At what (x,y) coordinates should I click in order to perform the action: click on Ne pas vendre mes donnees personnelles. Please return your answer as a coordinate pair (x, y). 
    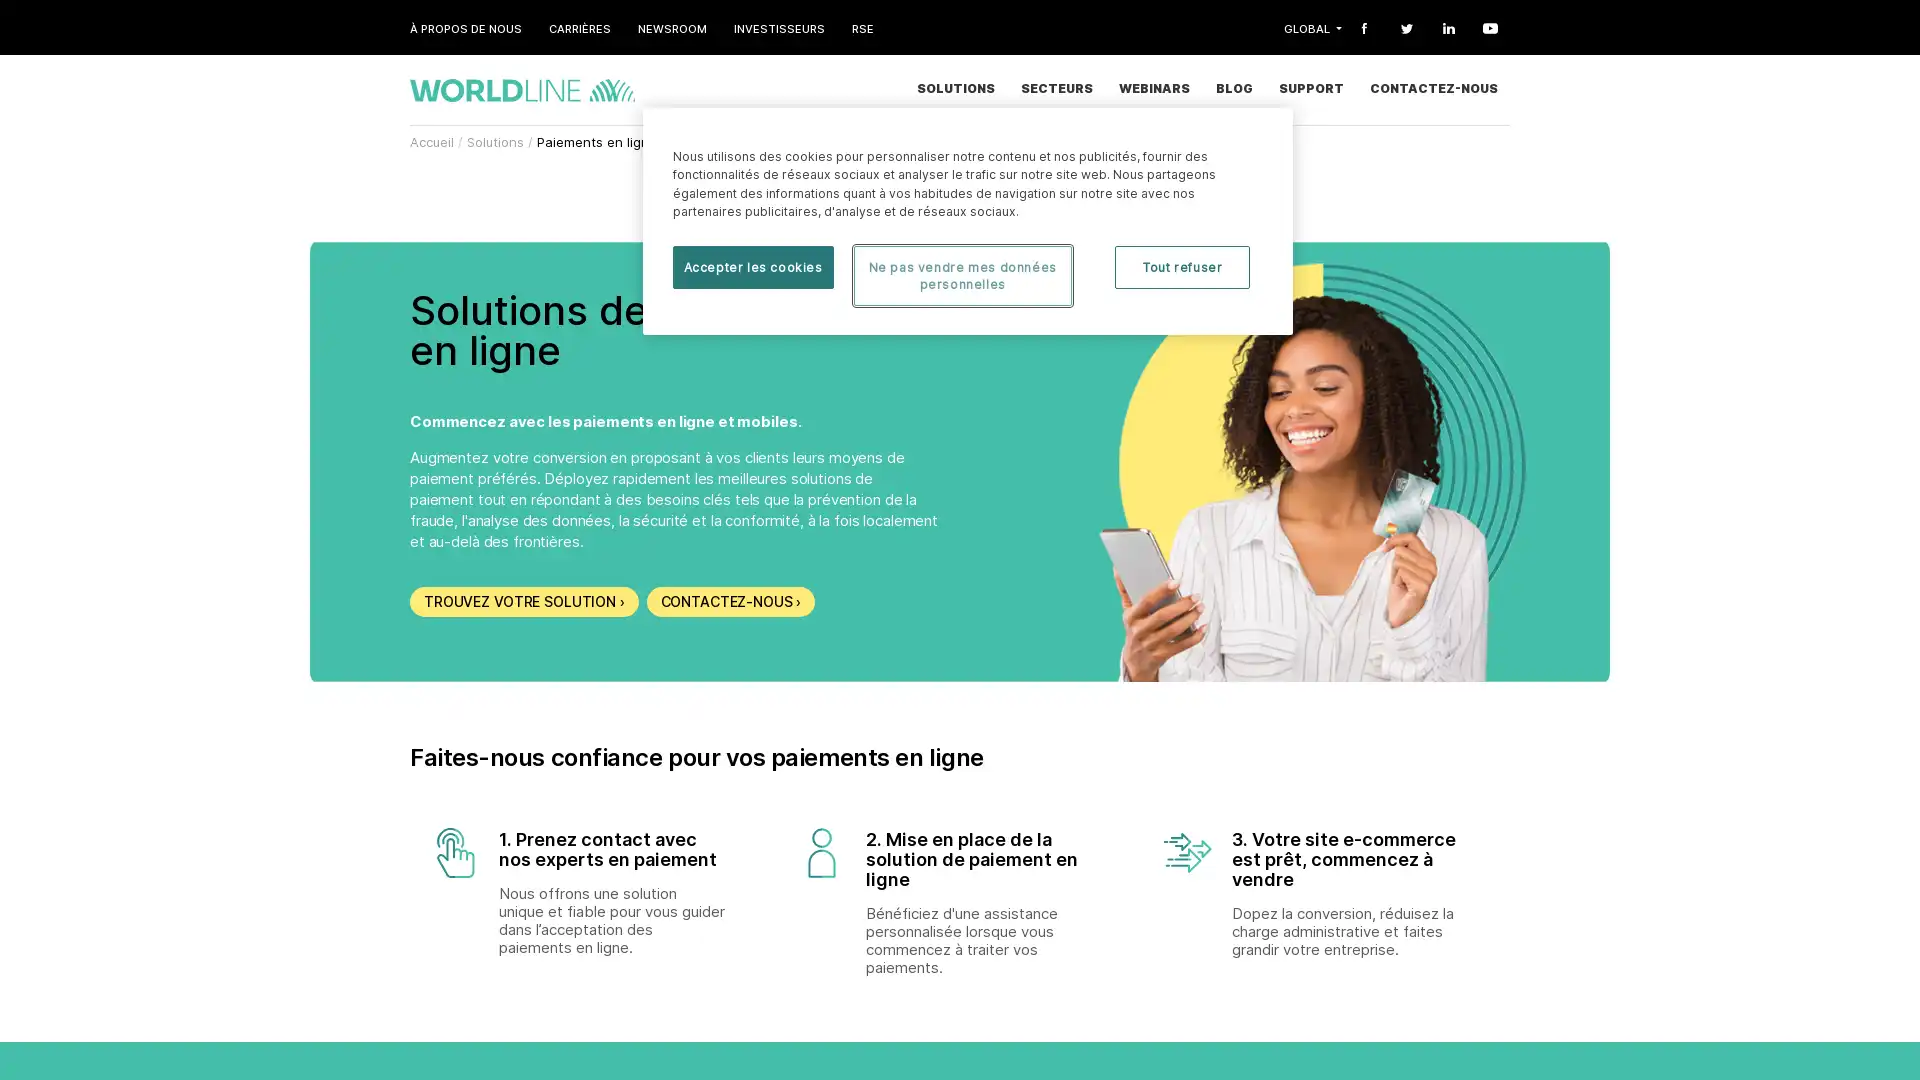
    Looking at the image, I should click on (961, 276).